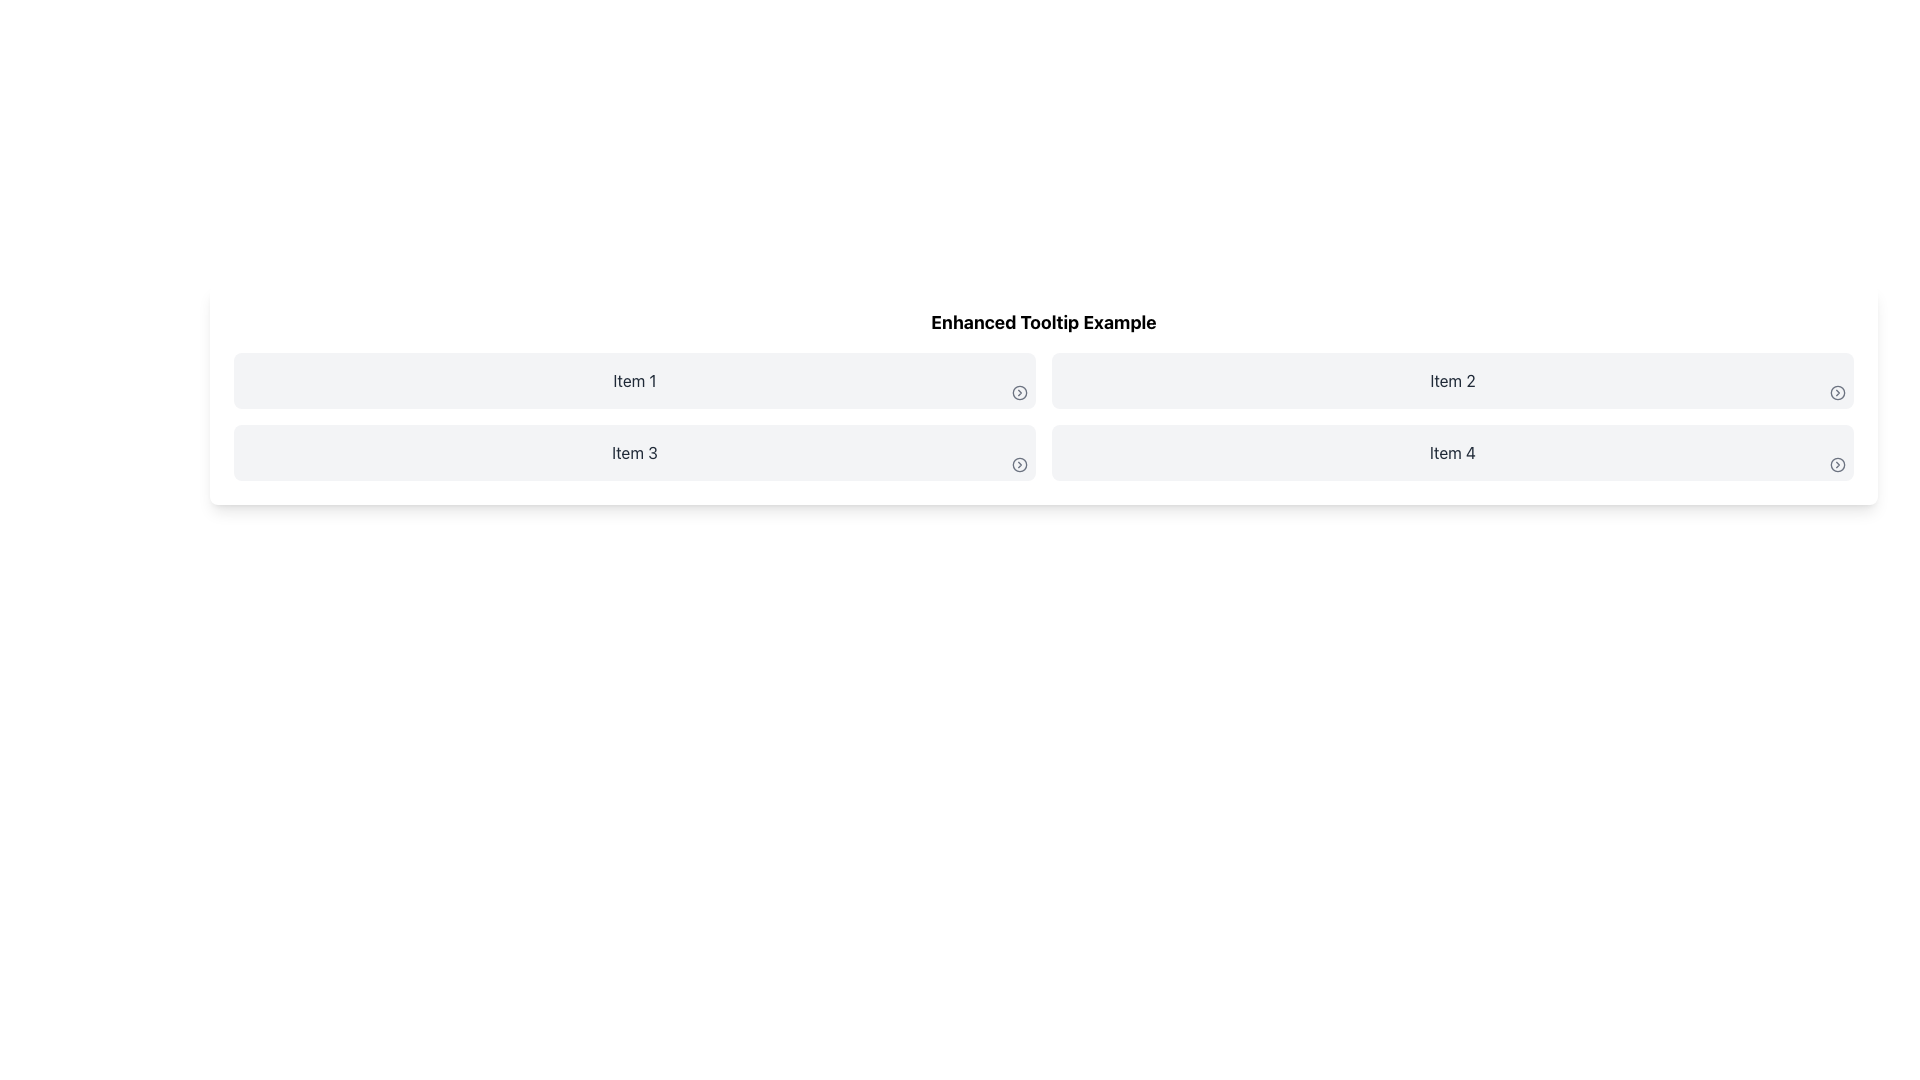 The width and height of the screenshot is (1920, 1080). What do you see at coordinates (1838, 465) in the screenshot?
I see `the small circular graphic element within the SVG component of 'Item 4', which is positioned slightly overlapping with an adjacent arrowhead shape` at bounding box center [1838, 465].